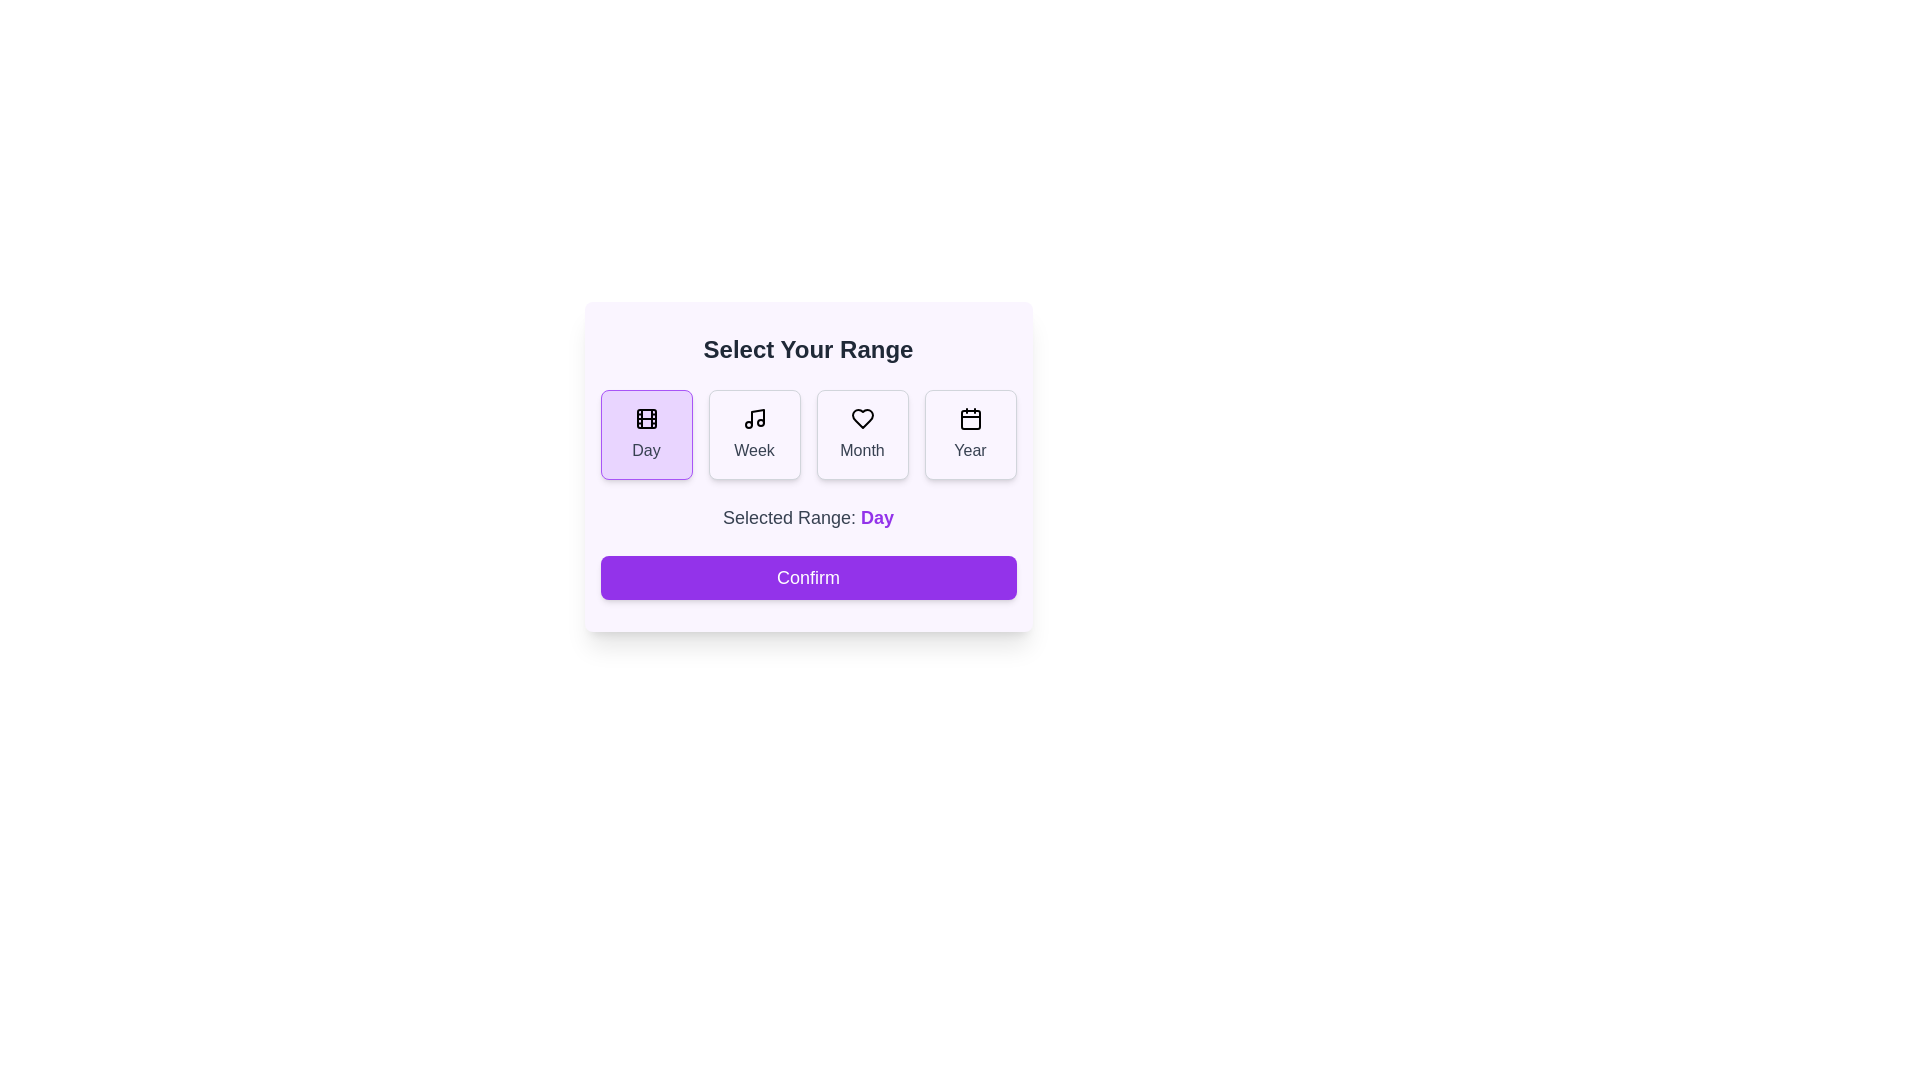  What do you see at coordinates (862, 418) in the screenshot?
I see `the details of the heart-shaped icon located above the 'Month' label within the 'Month' button, which is the third button in a horizontal arrangement of four buttons` at bounding box center [862, 418].